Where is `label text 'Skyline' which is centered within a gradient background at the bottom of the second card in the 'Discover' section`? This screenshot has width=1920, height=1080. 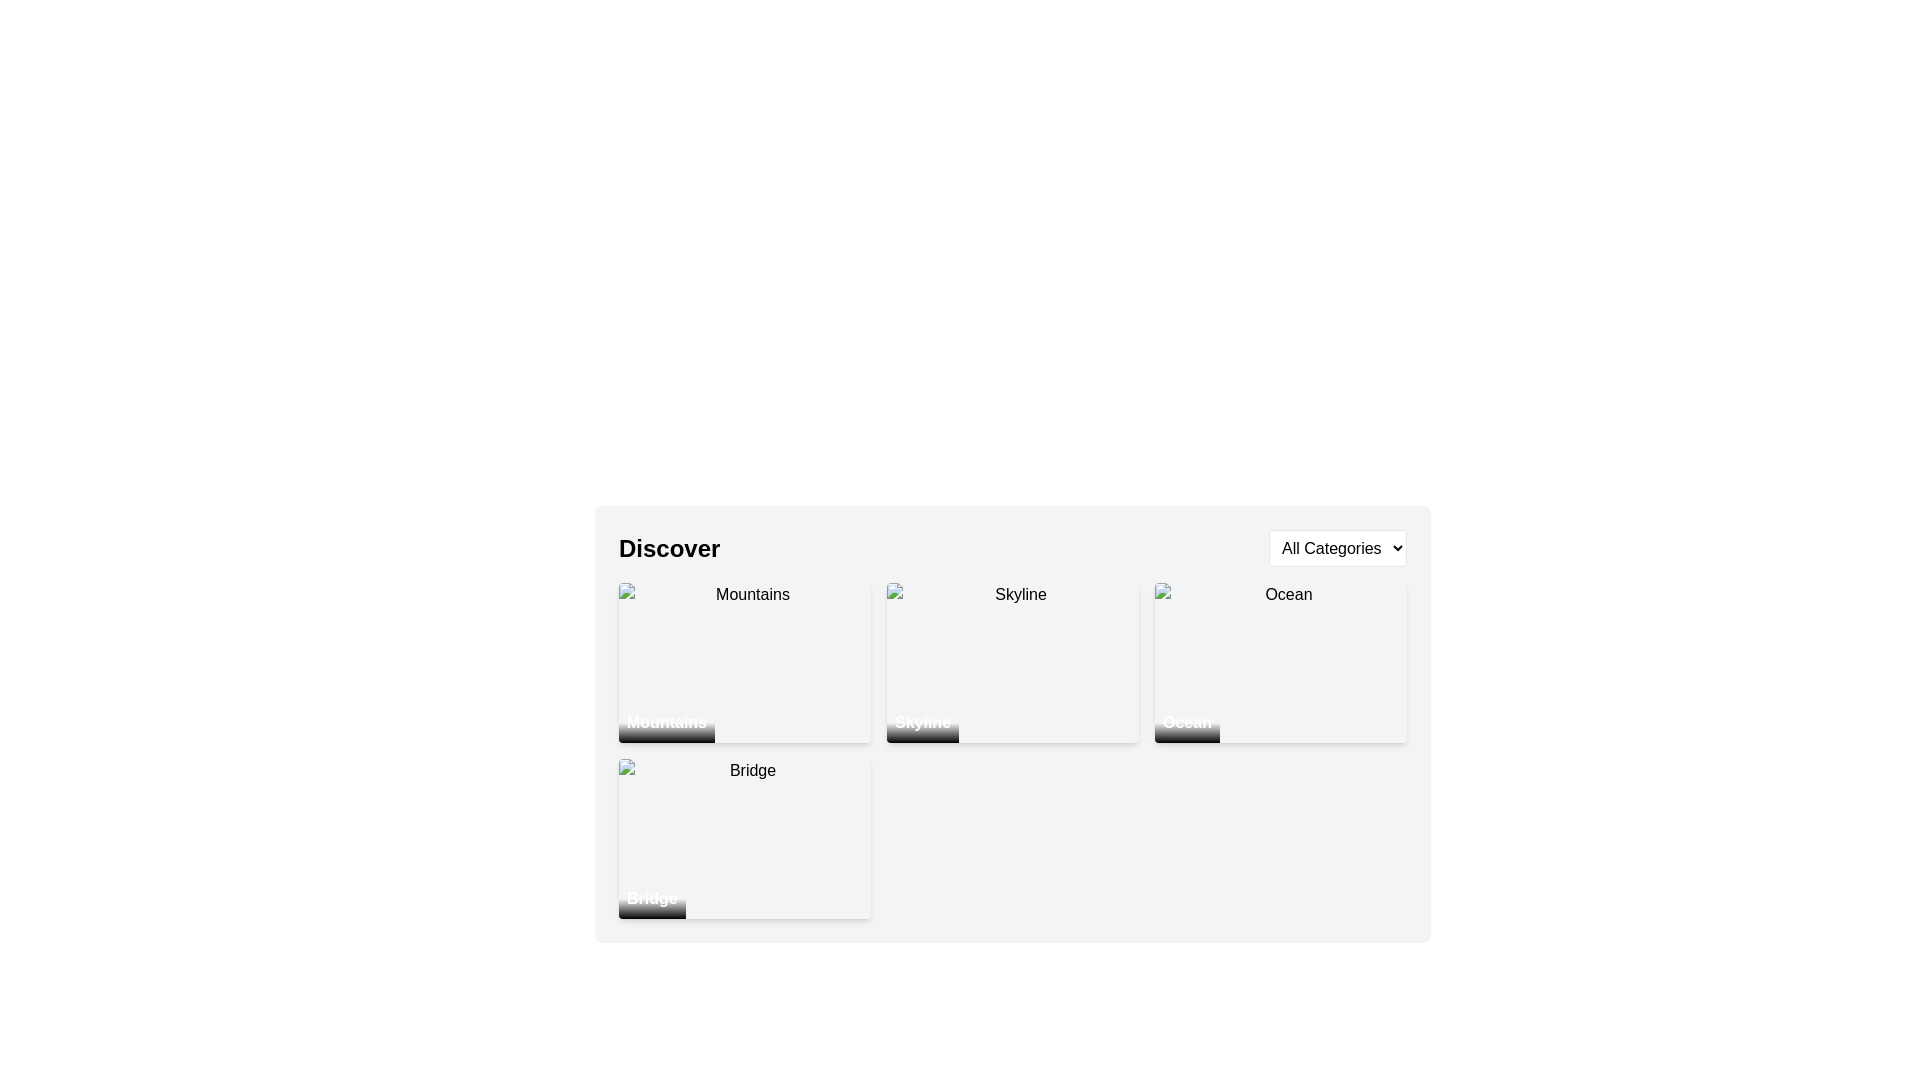
label text 'Skyline' which is centered within a gradient background at the bottom of the second card in the 'Discover' section is located at coordinates (921, 722).